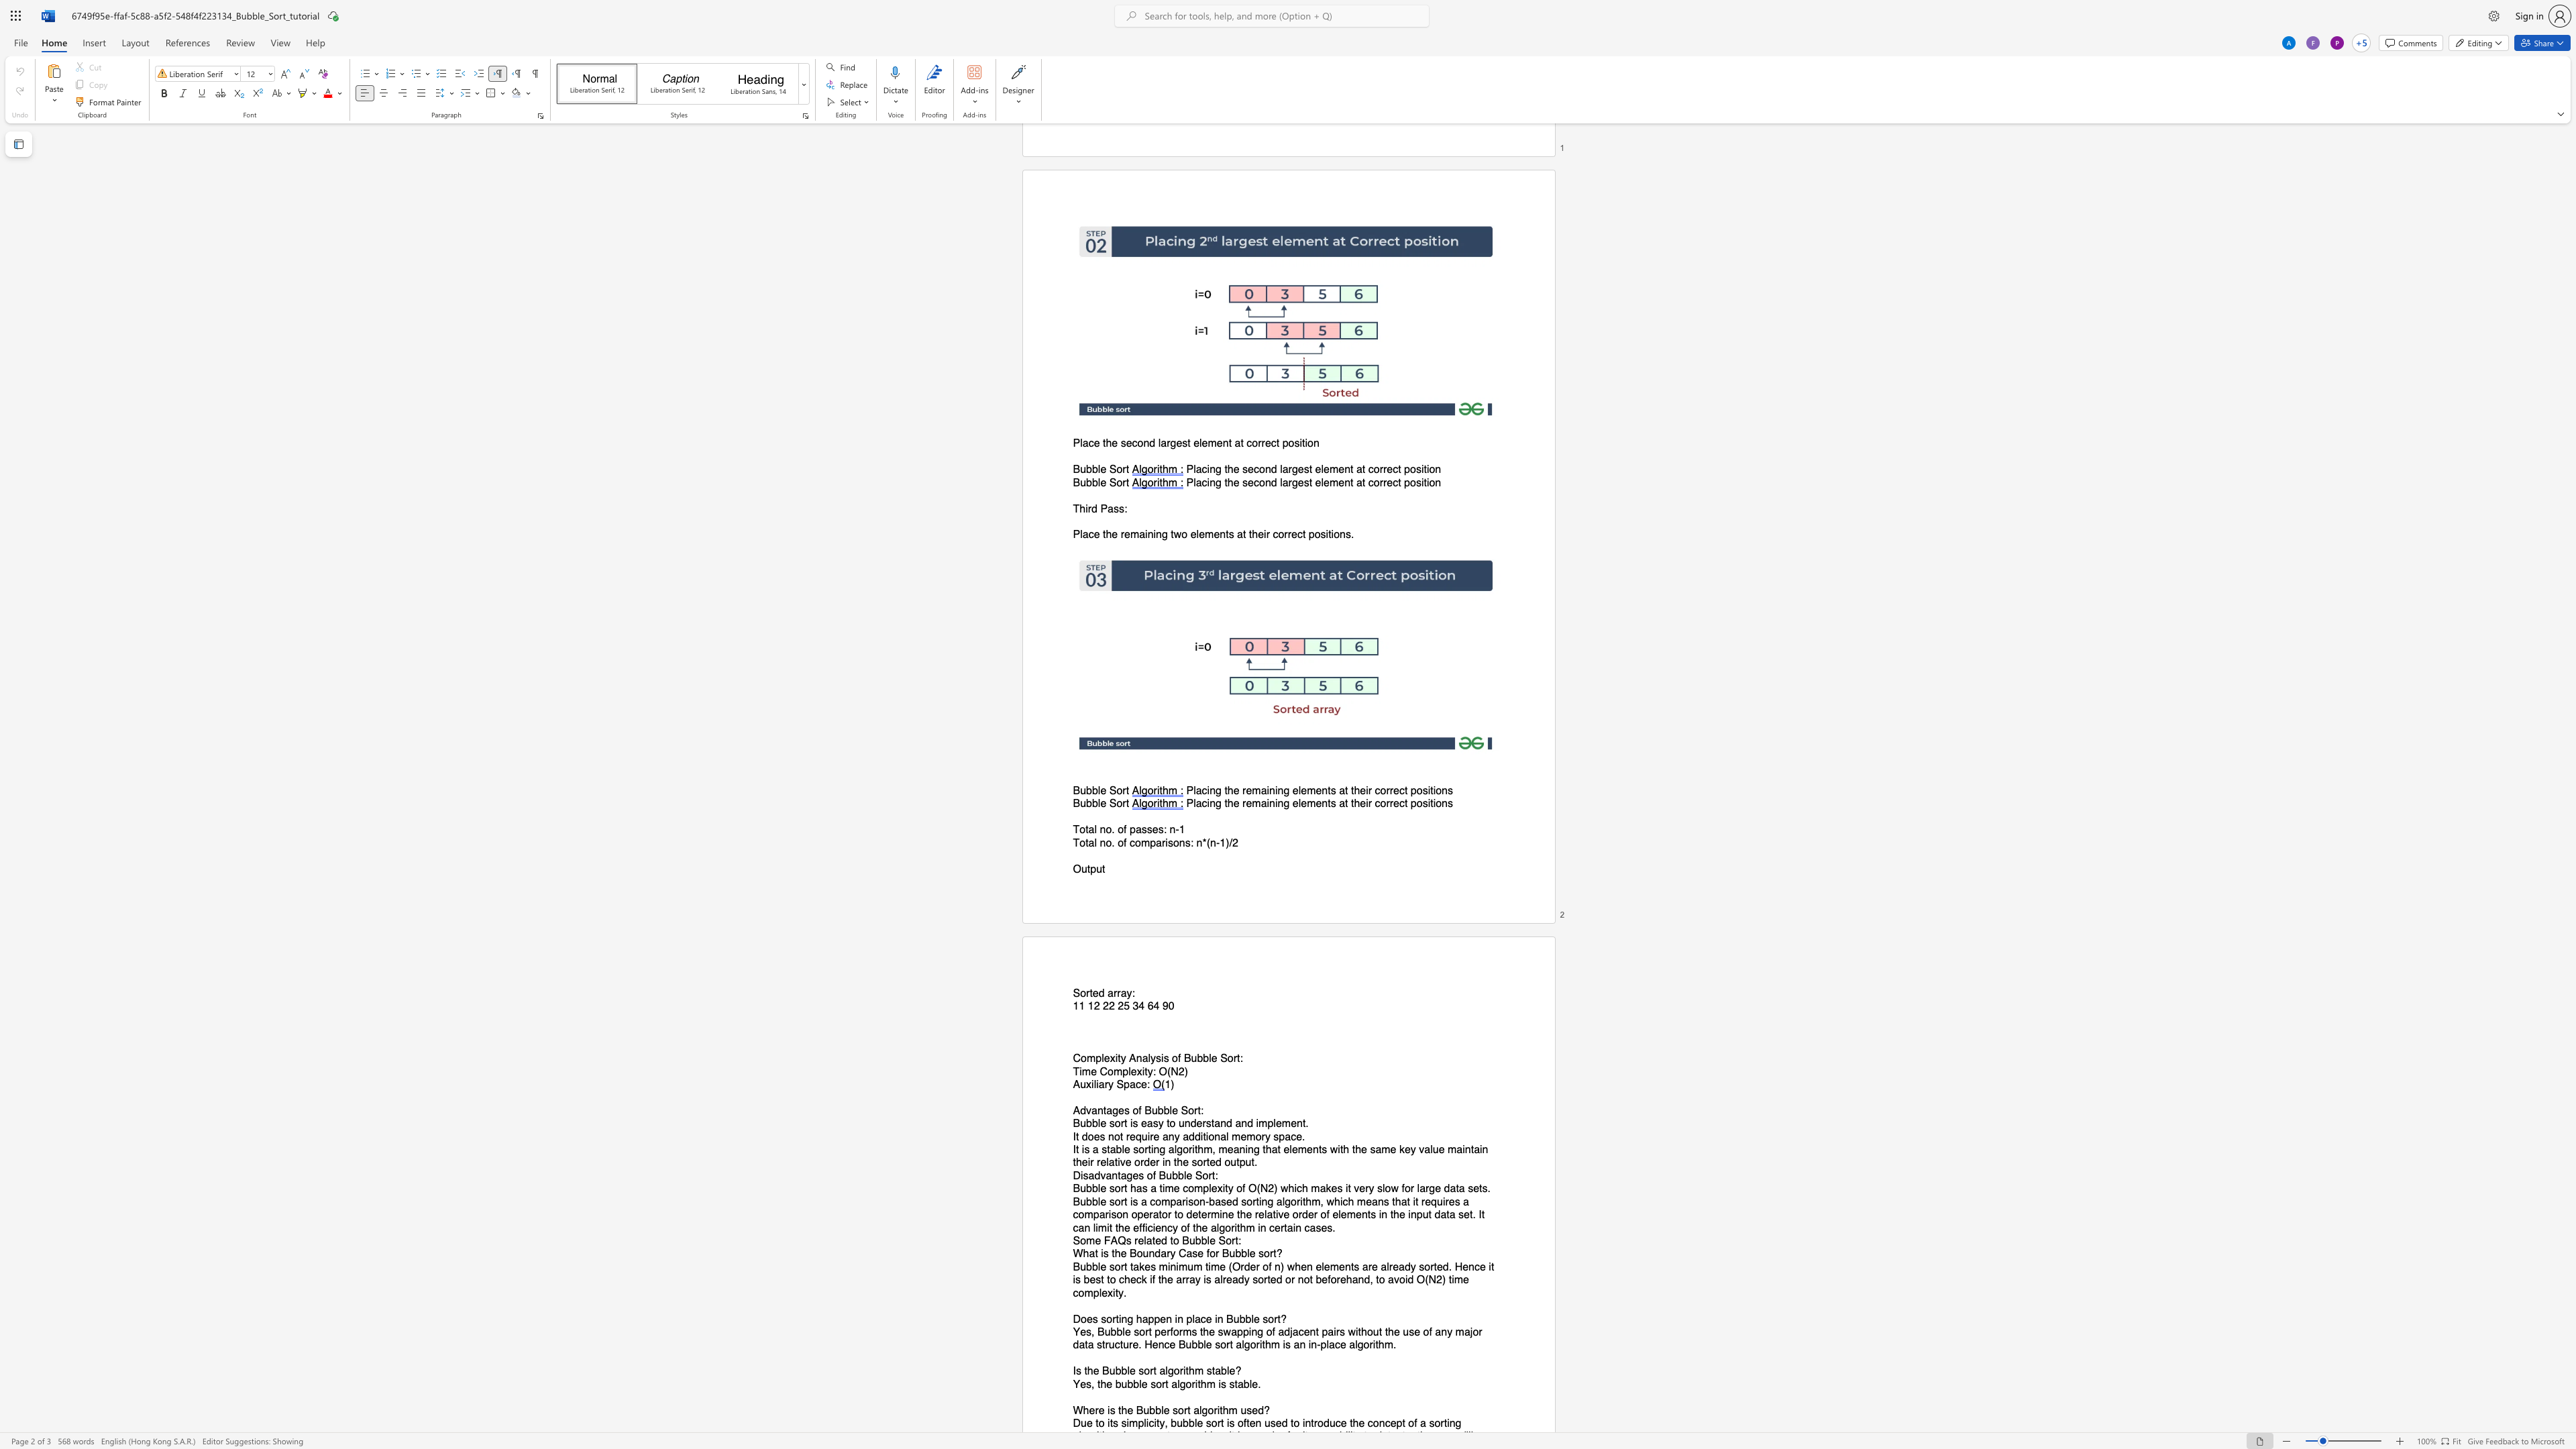  What do you see at coordinates (1191, 1201) in the screenshot?
I see `the 3th character "s" in the text` at bounding box center [1191, 1201].